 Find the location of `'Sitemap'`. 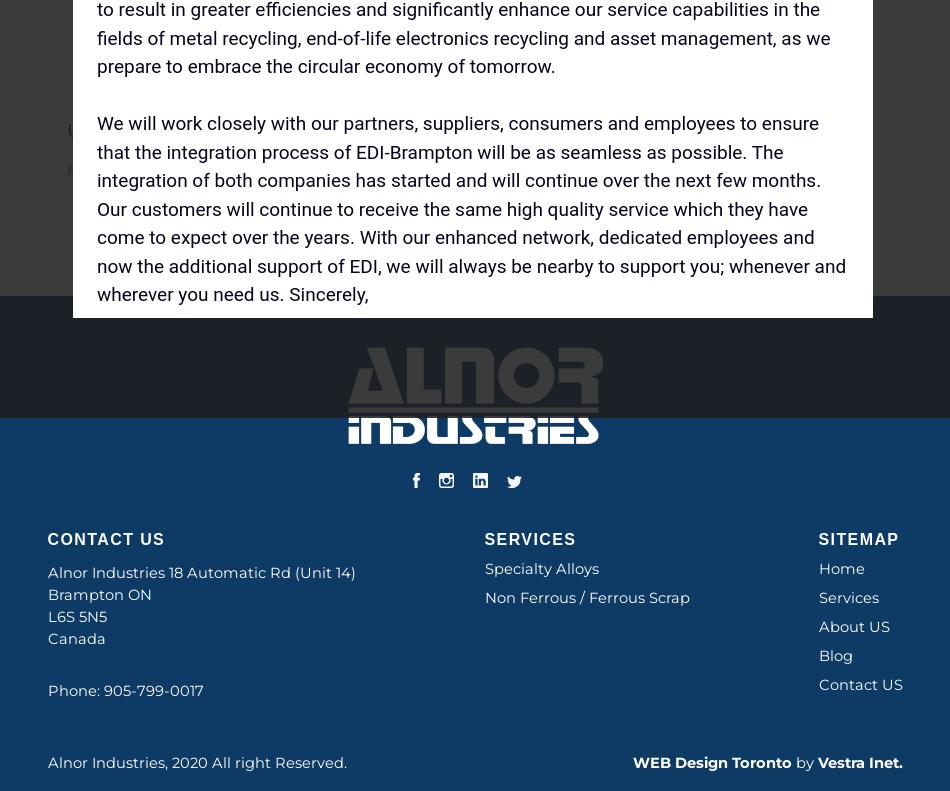

'Sitemap' is located at coordinates (817, 539).